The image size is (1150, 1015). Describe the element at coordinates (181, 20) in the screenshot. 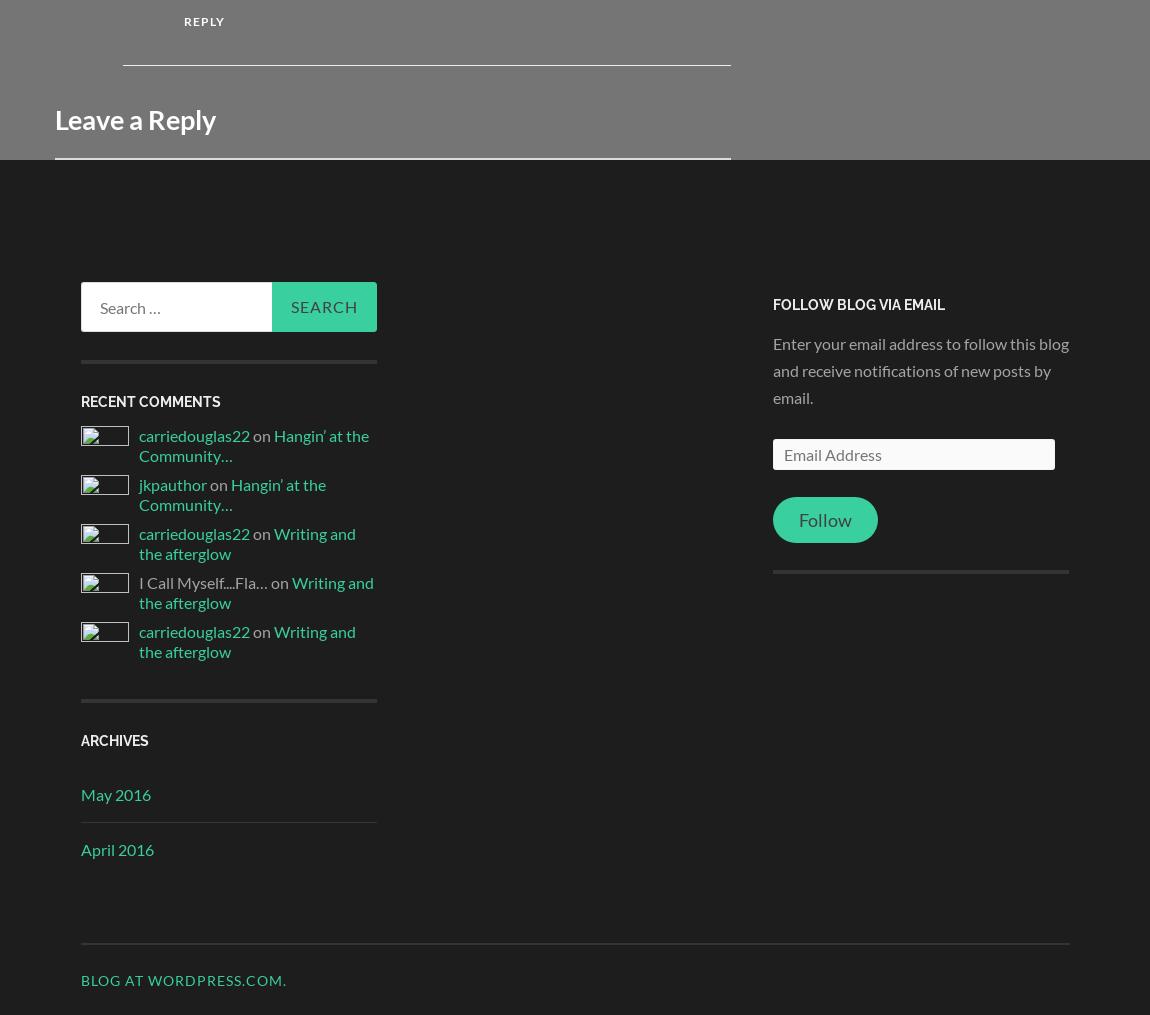

I see `'Reply'` at that location.